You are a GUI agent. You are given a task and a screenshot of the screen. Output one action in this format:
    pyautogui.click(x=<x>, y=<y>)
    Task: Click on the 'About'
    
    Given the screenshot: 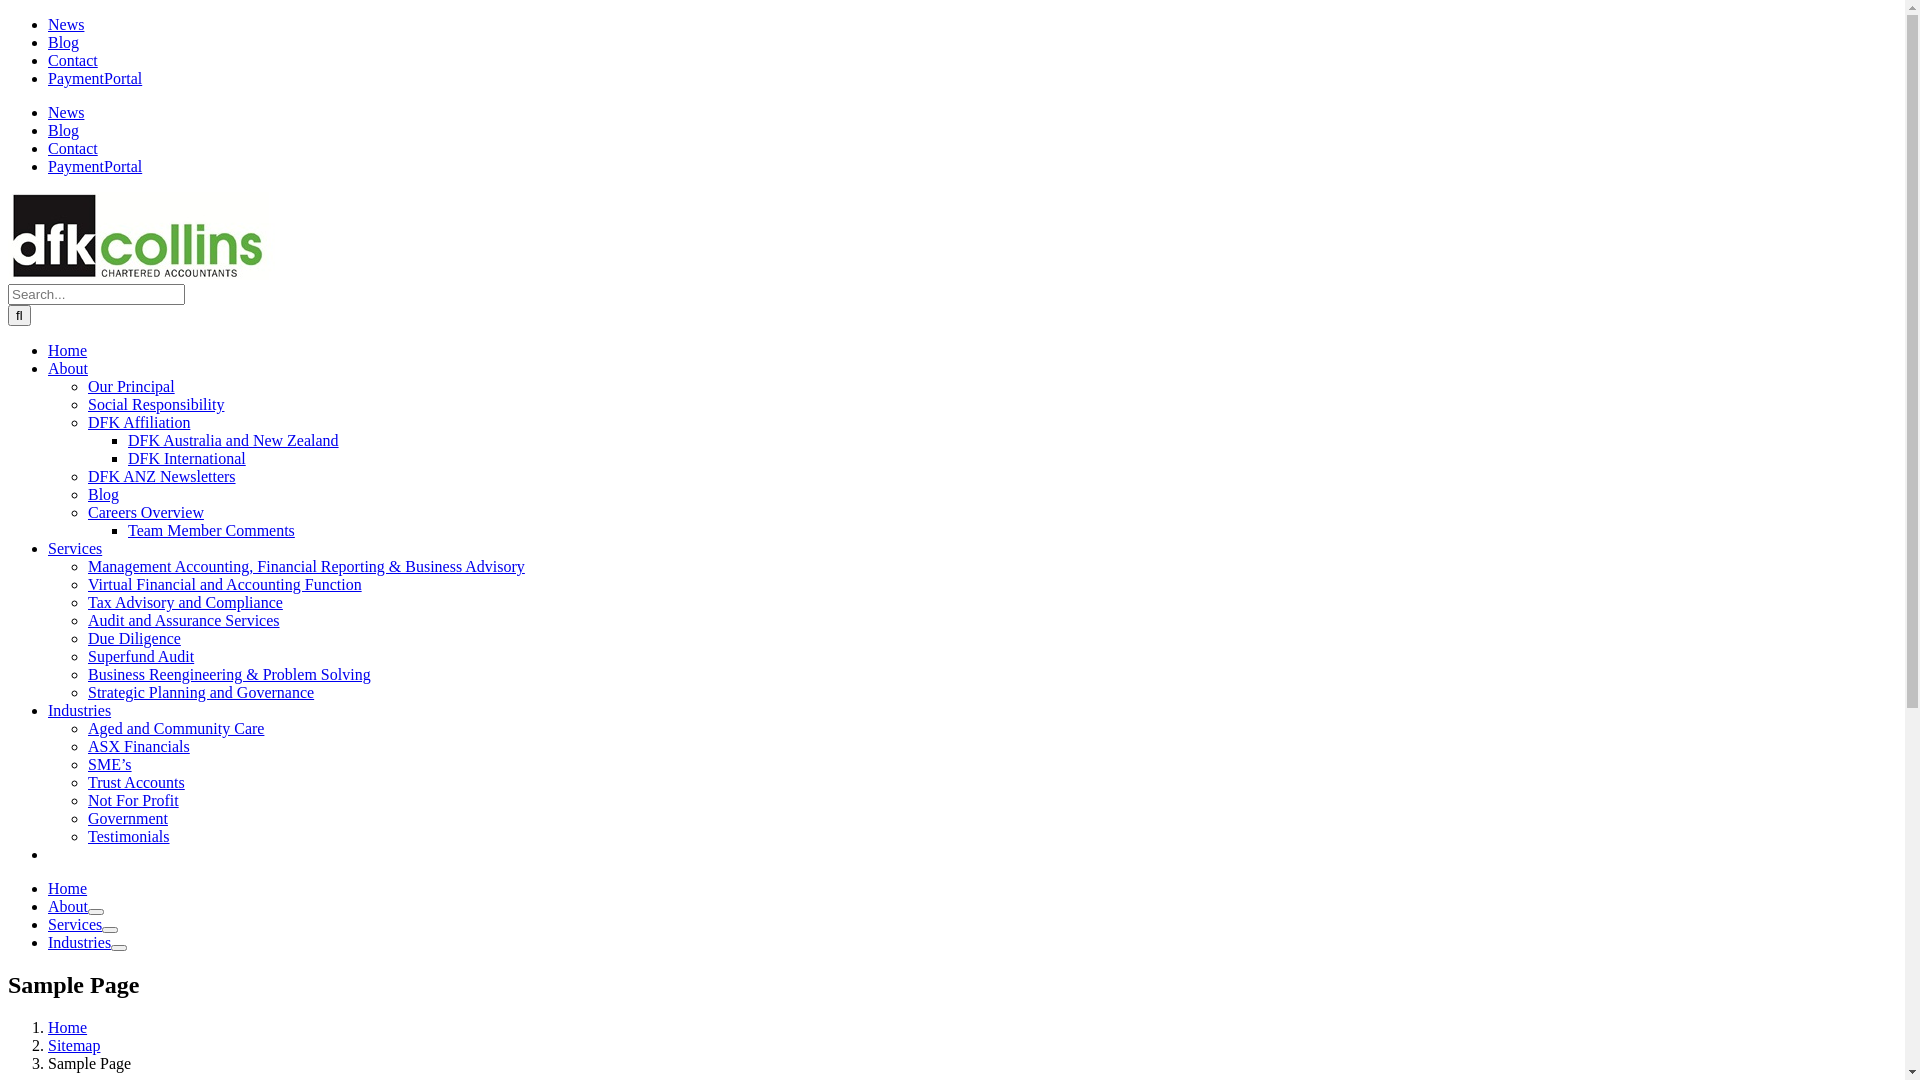 What is the action you would take?
    pyautogui.click(x=67, y=368)
    